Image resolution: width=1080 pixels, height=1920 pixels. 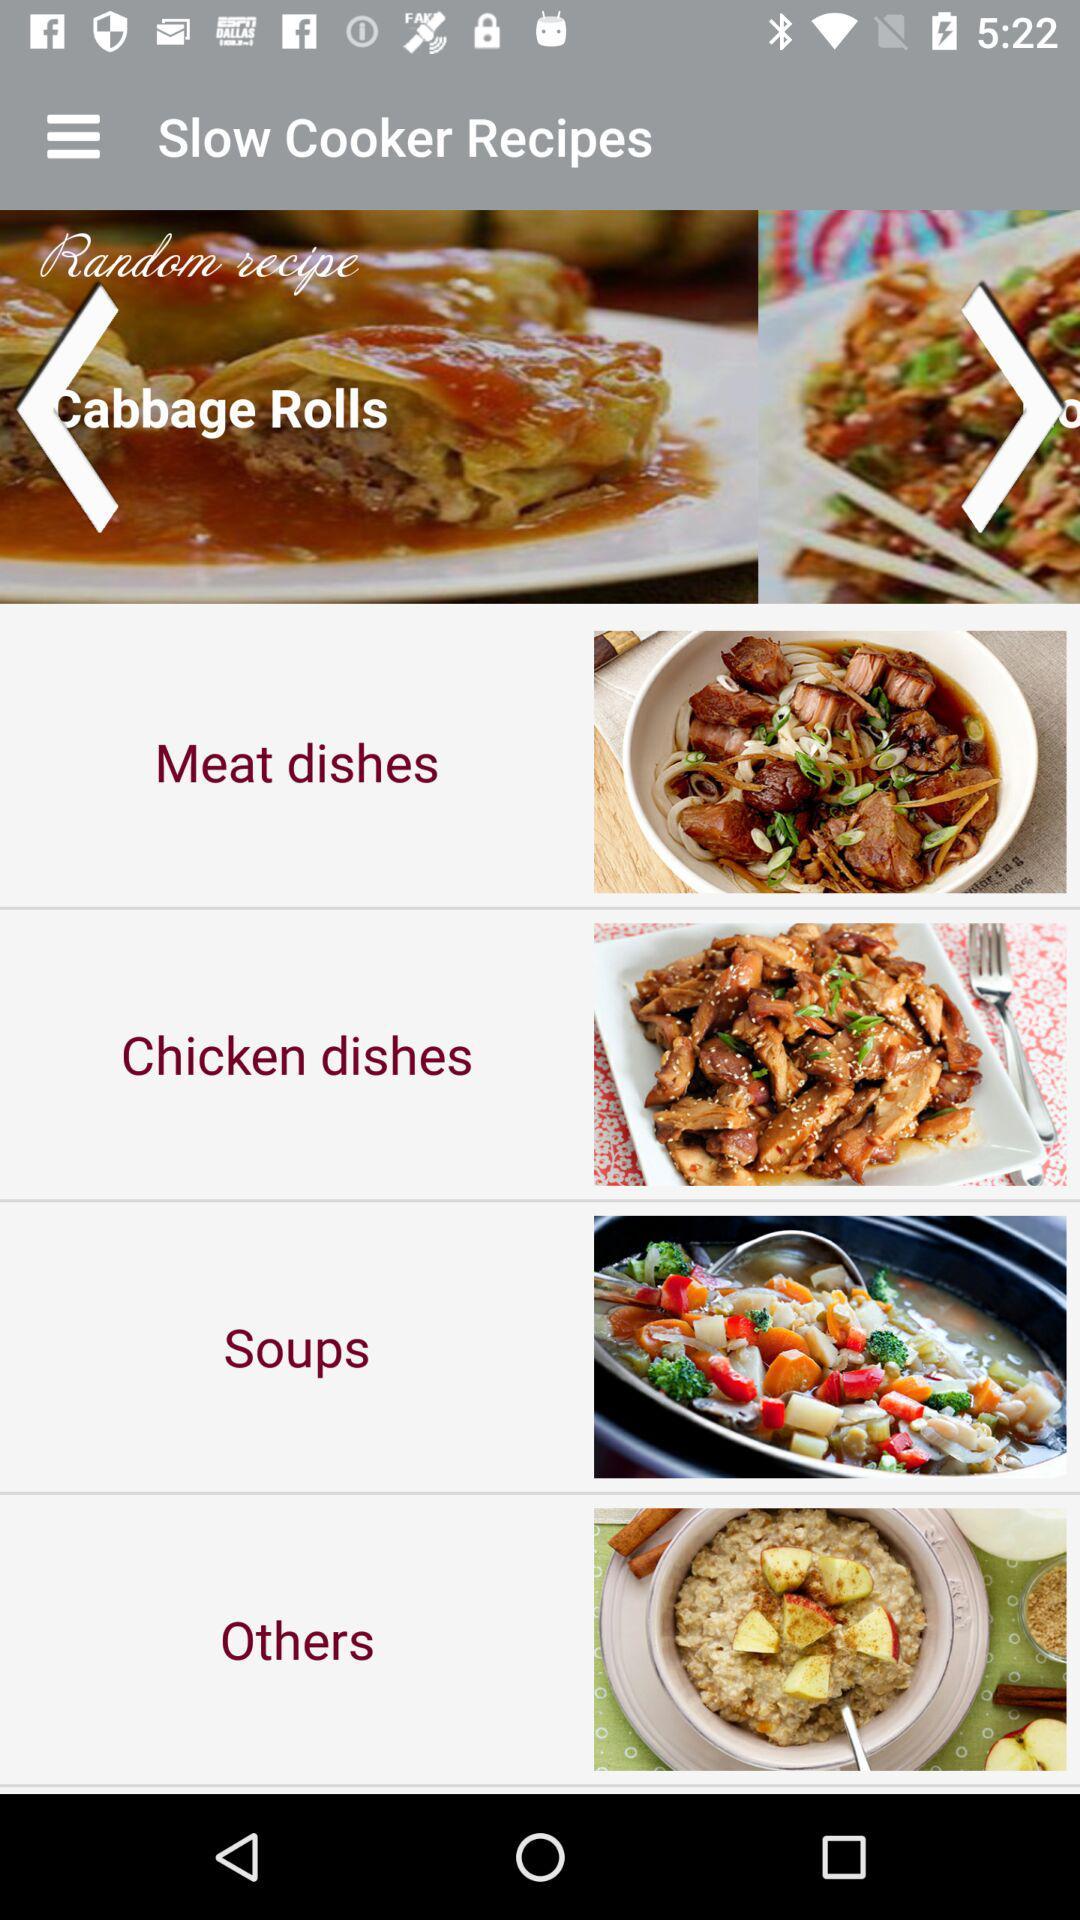 I want to click on the item below the meat dishes icon, so click(x=297, y=1053).